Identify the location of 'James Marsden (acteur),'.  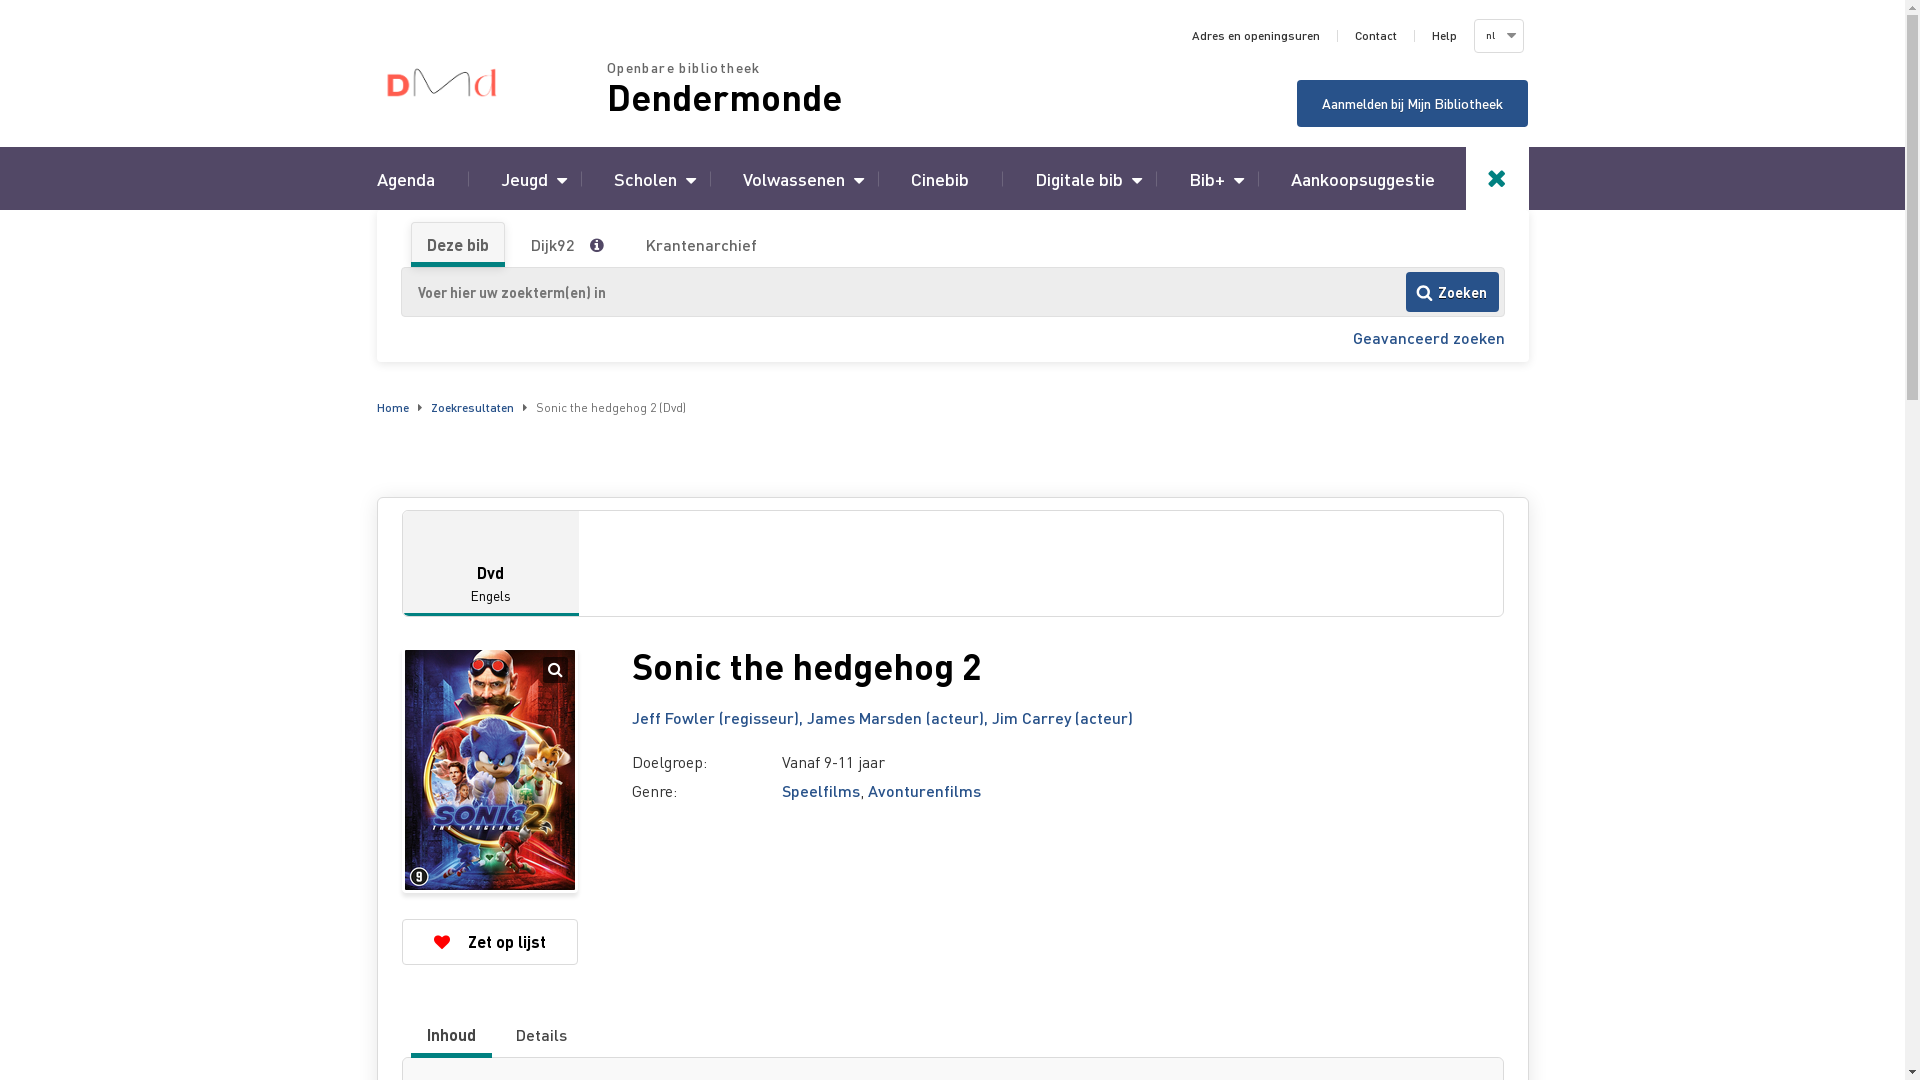
(897, 716).